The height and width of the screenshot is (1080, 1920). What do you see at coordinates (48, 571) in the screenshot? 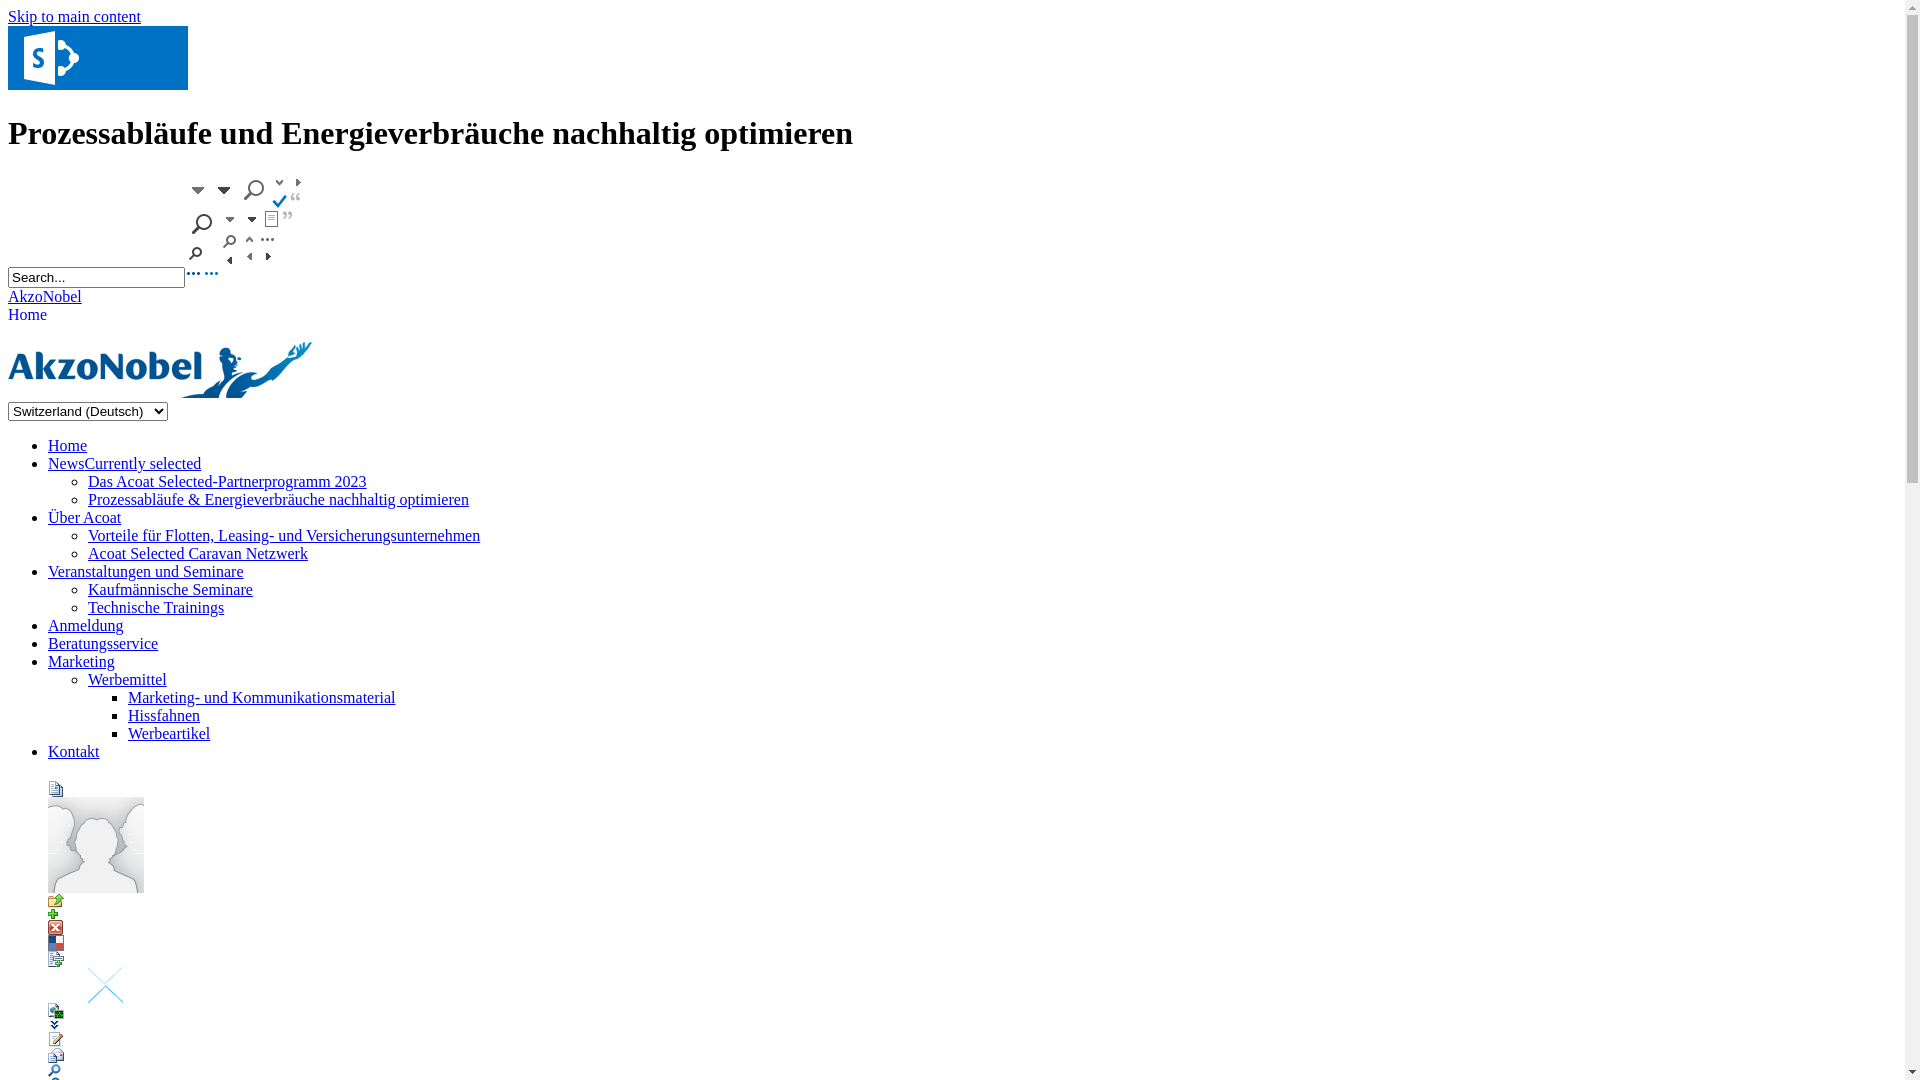
I see `'Veranstaltungen und Seminare'` at bounding box center [48, 571].